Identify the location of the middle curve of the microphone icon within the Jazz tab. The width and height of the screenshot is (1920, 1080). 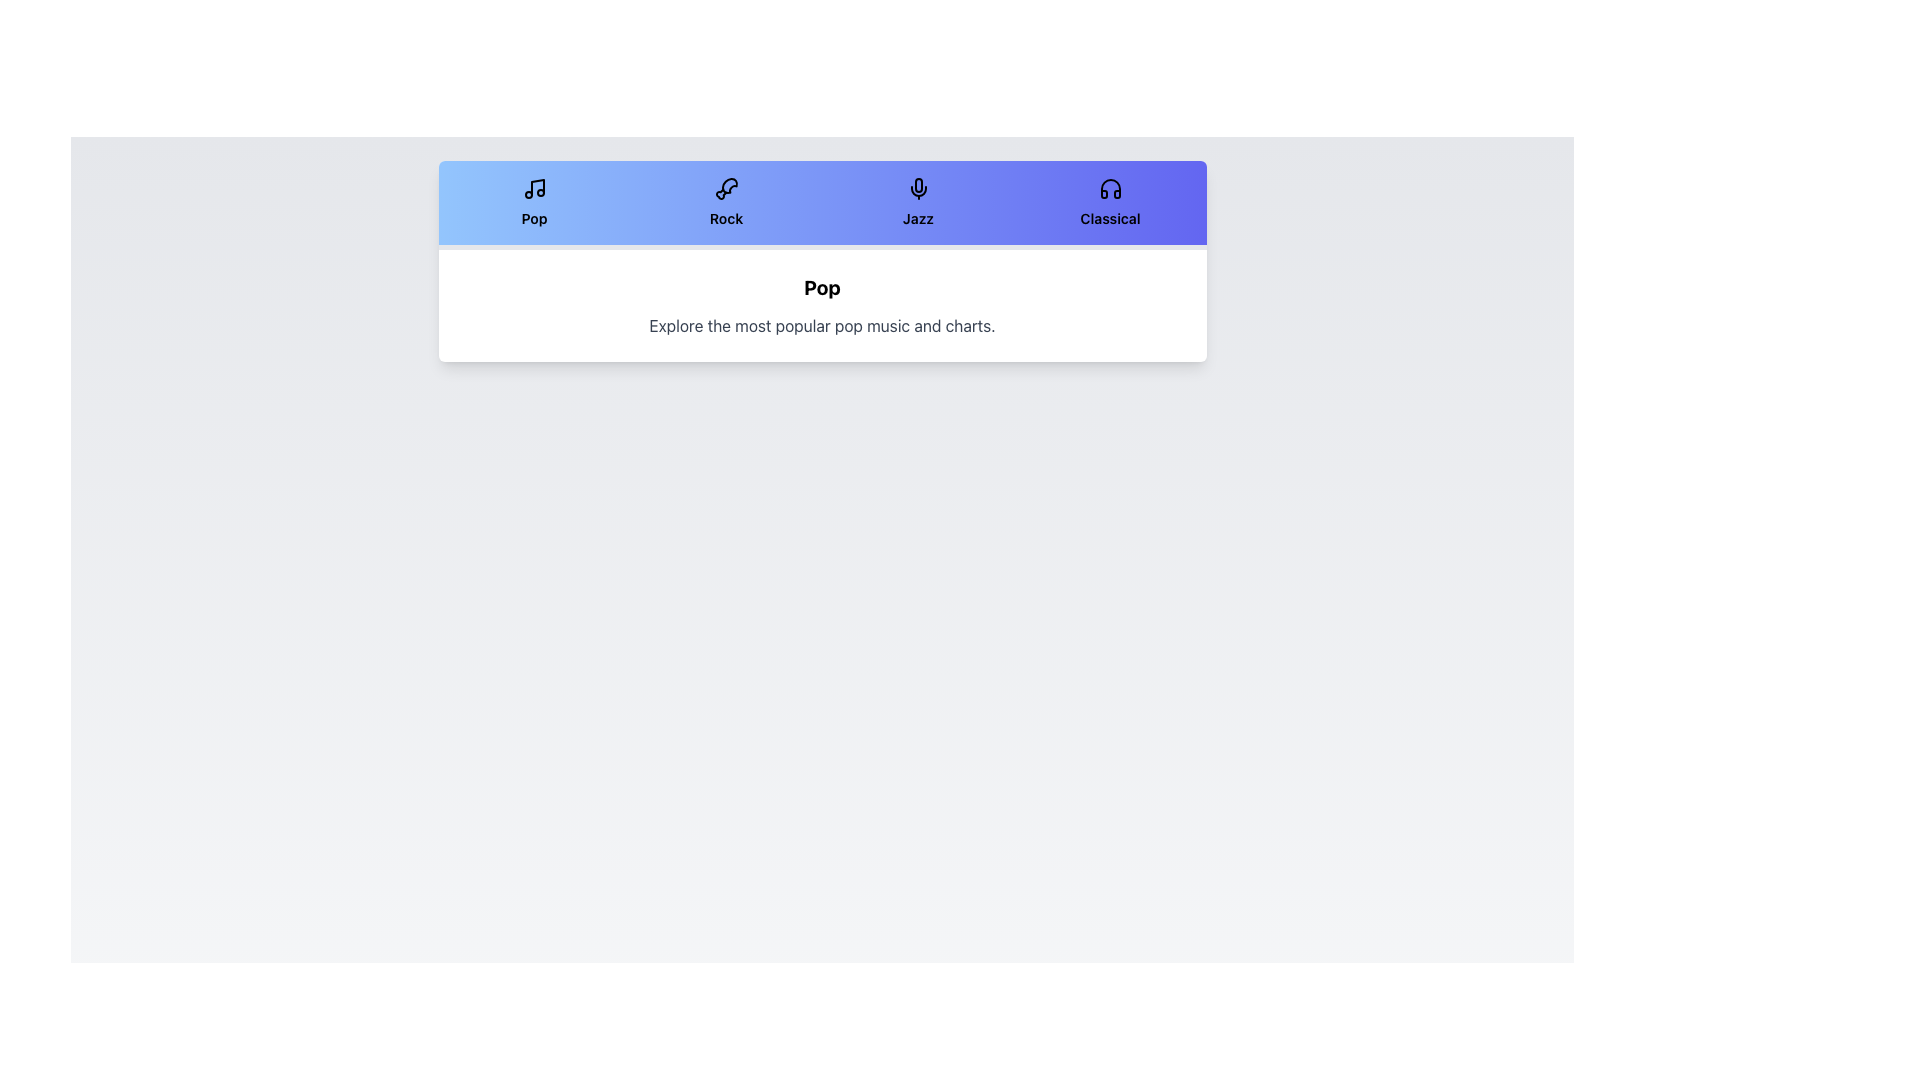
(917, 191).